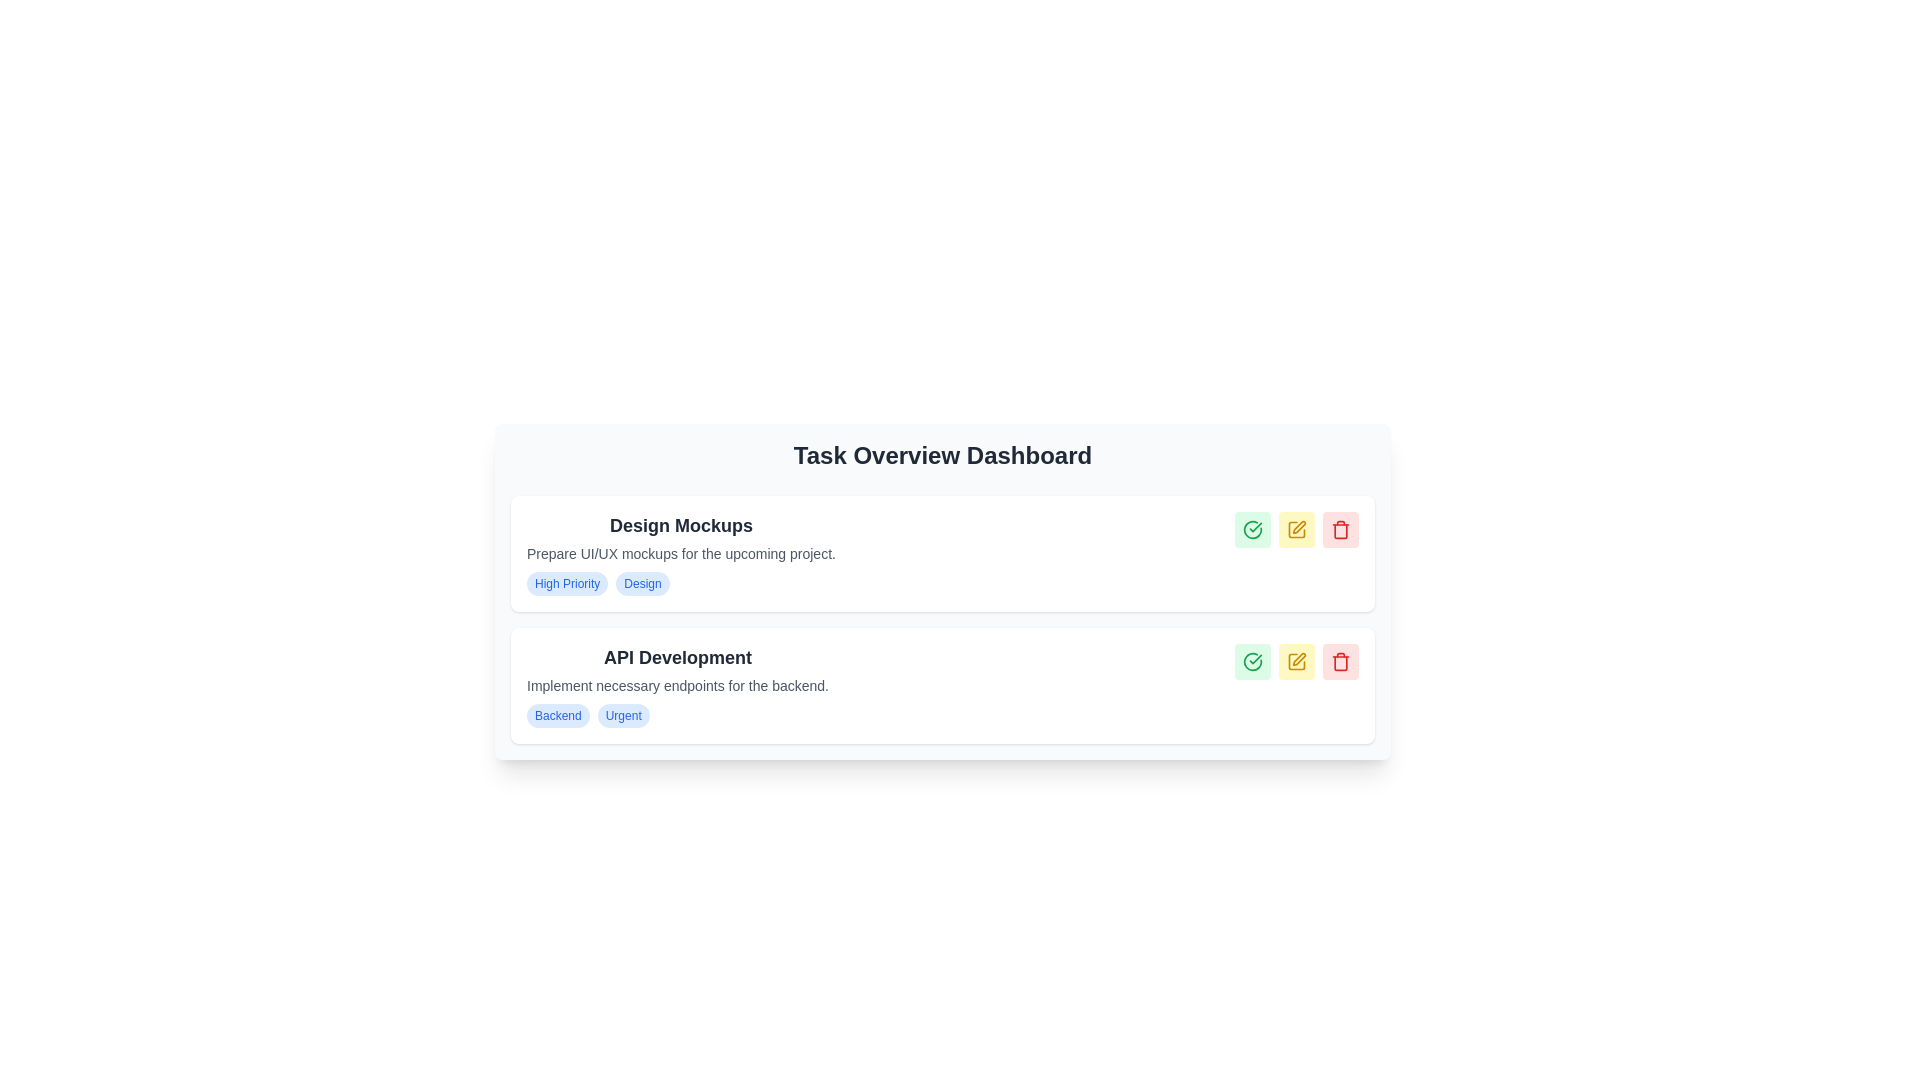  What do you see at coordinates (1299, 526) in the screenshot?
I see `the pen icon located at the top-right corner of the task entry in the Task Overview Dashboard` at bounding box center [1299, 526].